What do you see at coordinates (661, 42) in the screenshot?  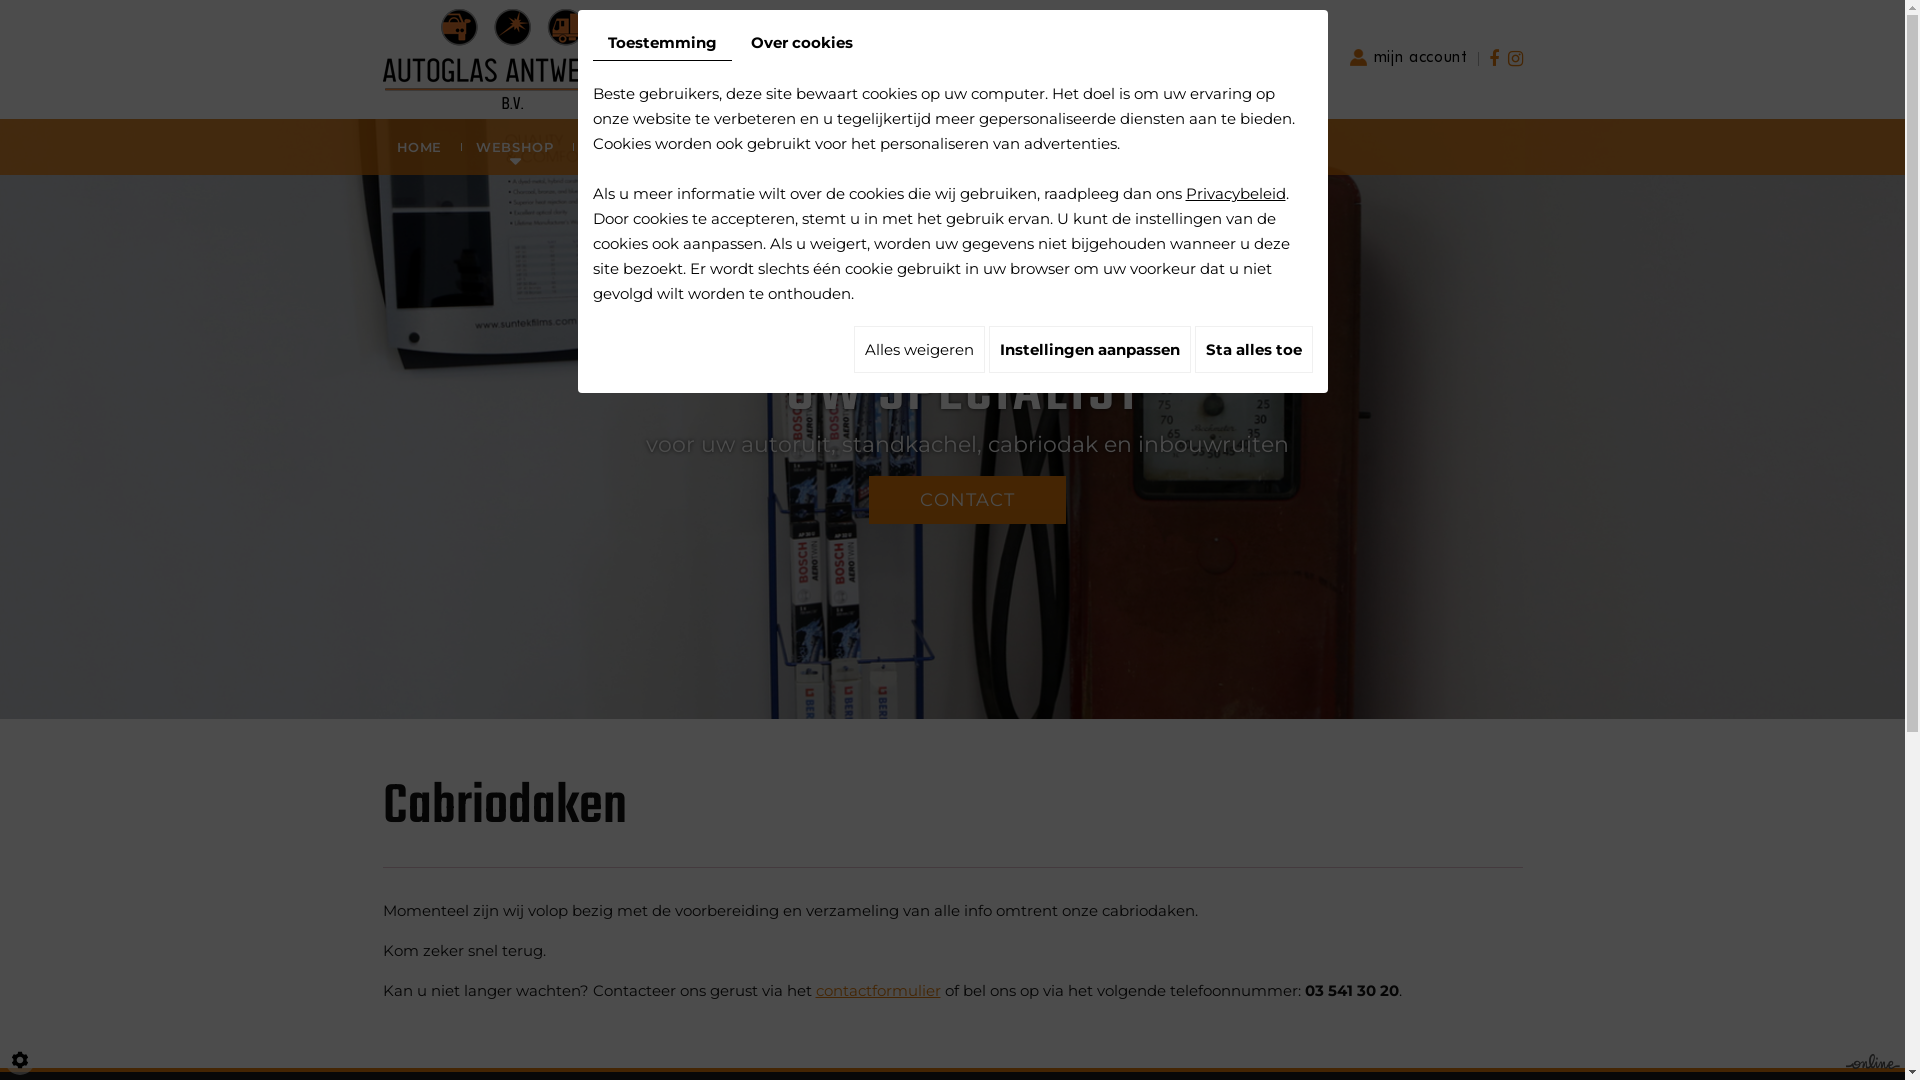 I see `'Toestemming'` at bounding box center [661, 42].